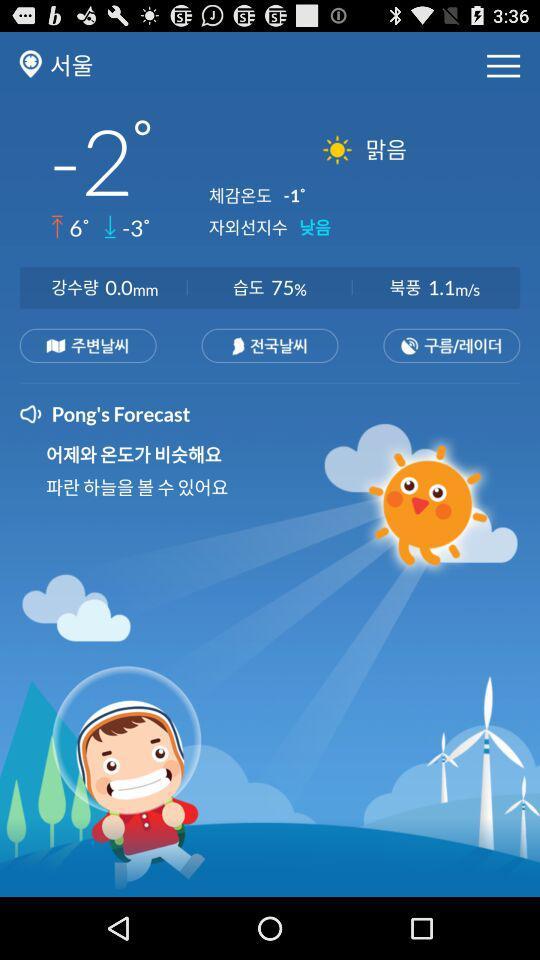 This screenshot has height=960, width=540. What do you see at coordinates (23, 59) in the screenshot?
I see `the location icon` at bounding box center [23, 59].